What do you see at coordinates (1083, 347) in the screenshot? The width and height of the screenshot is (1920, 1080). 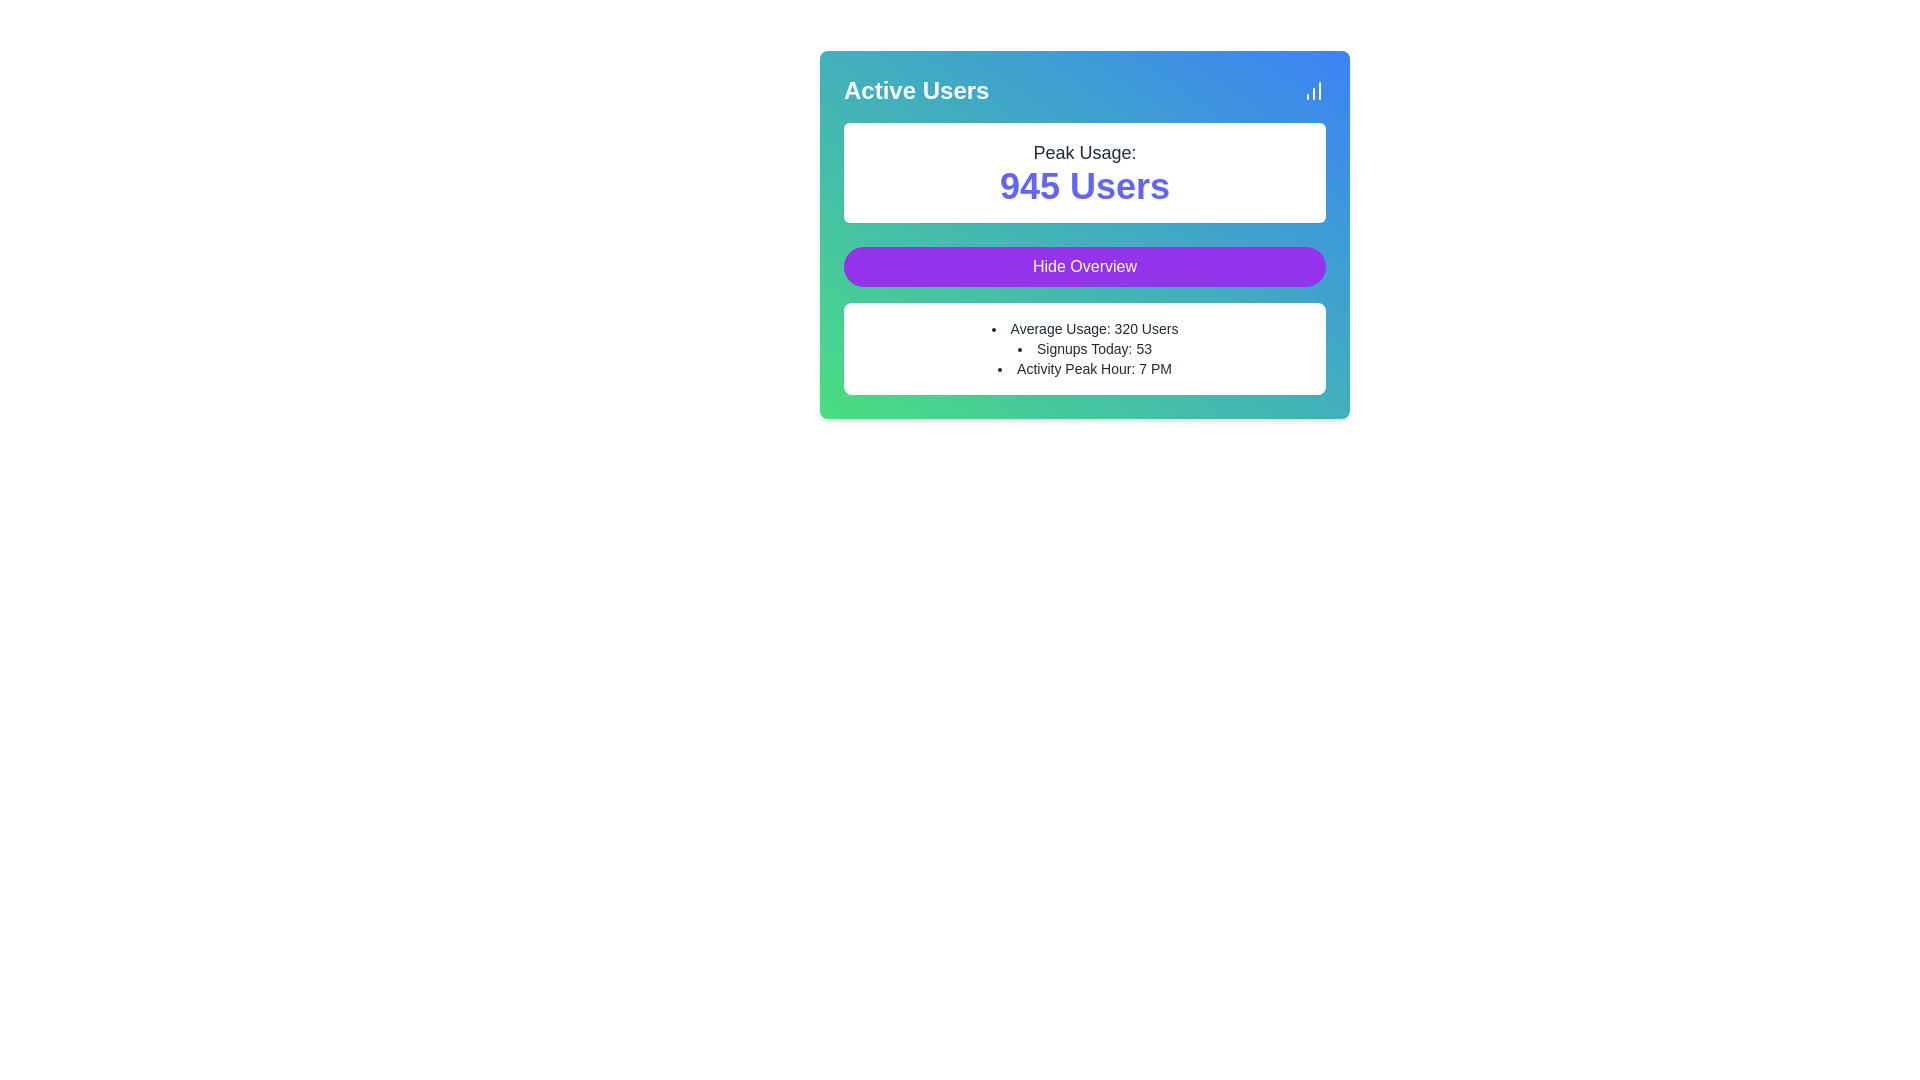 I see `the Text element displaying 'Signups Today: 53' which is the second item in a bullet-point list within the 'Active Users' panel` at bounding box center [1083, 347].